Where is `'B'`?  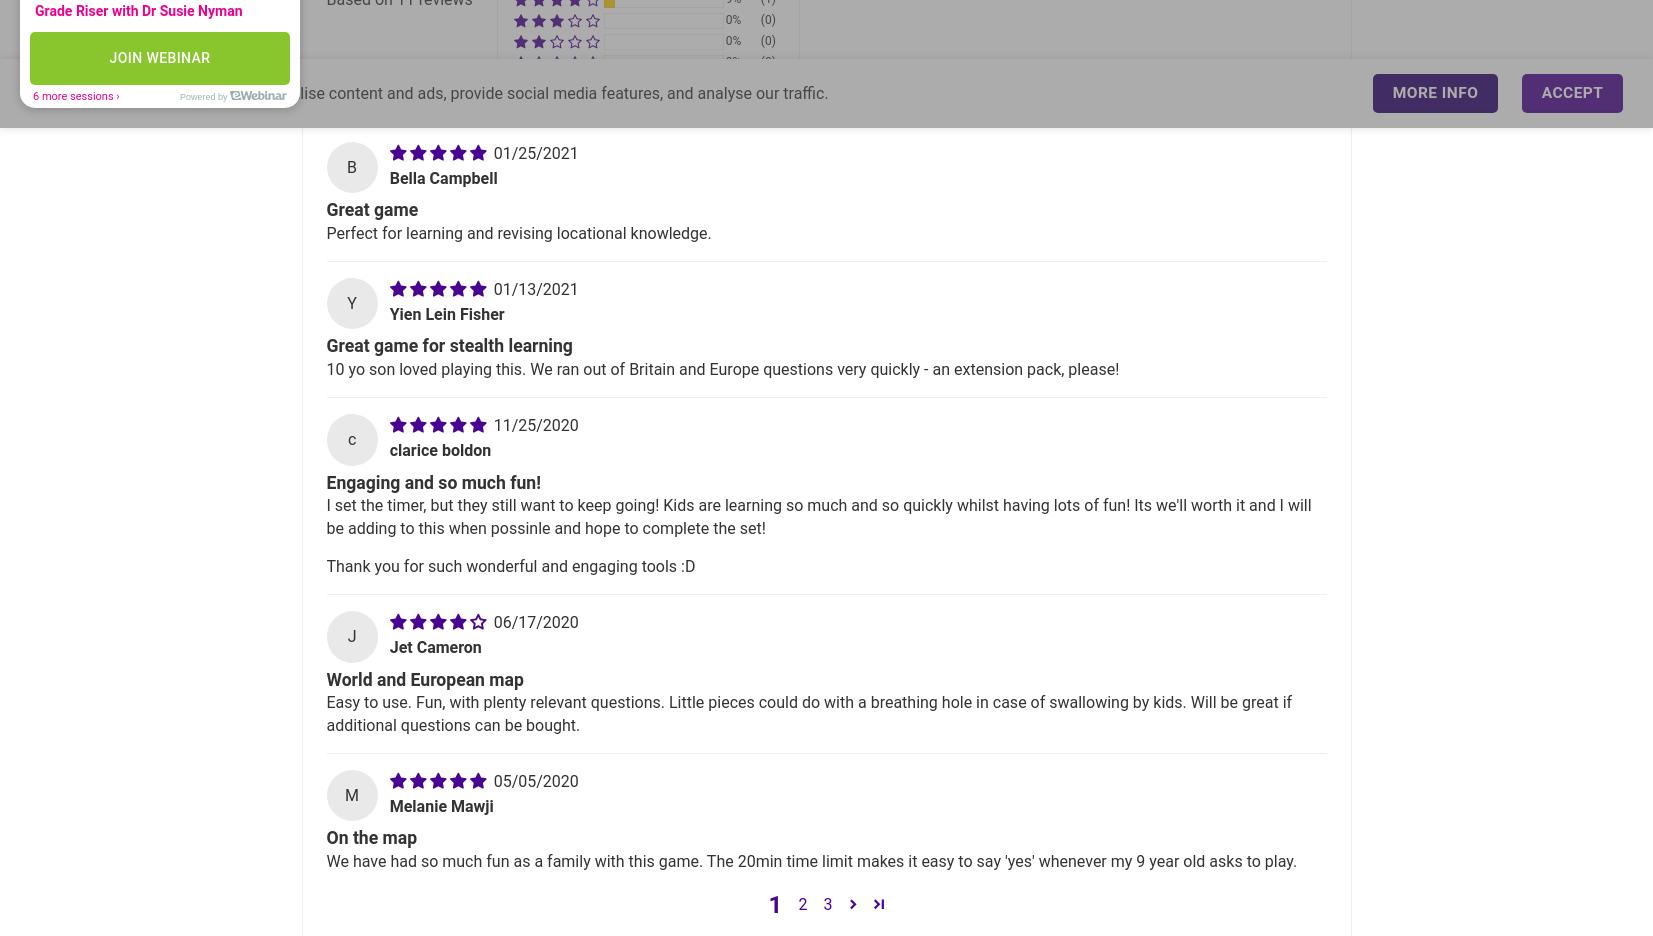 'B' is located at coordinates (350, 166).